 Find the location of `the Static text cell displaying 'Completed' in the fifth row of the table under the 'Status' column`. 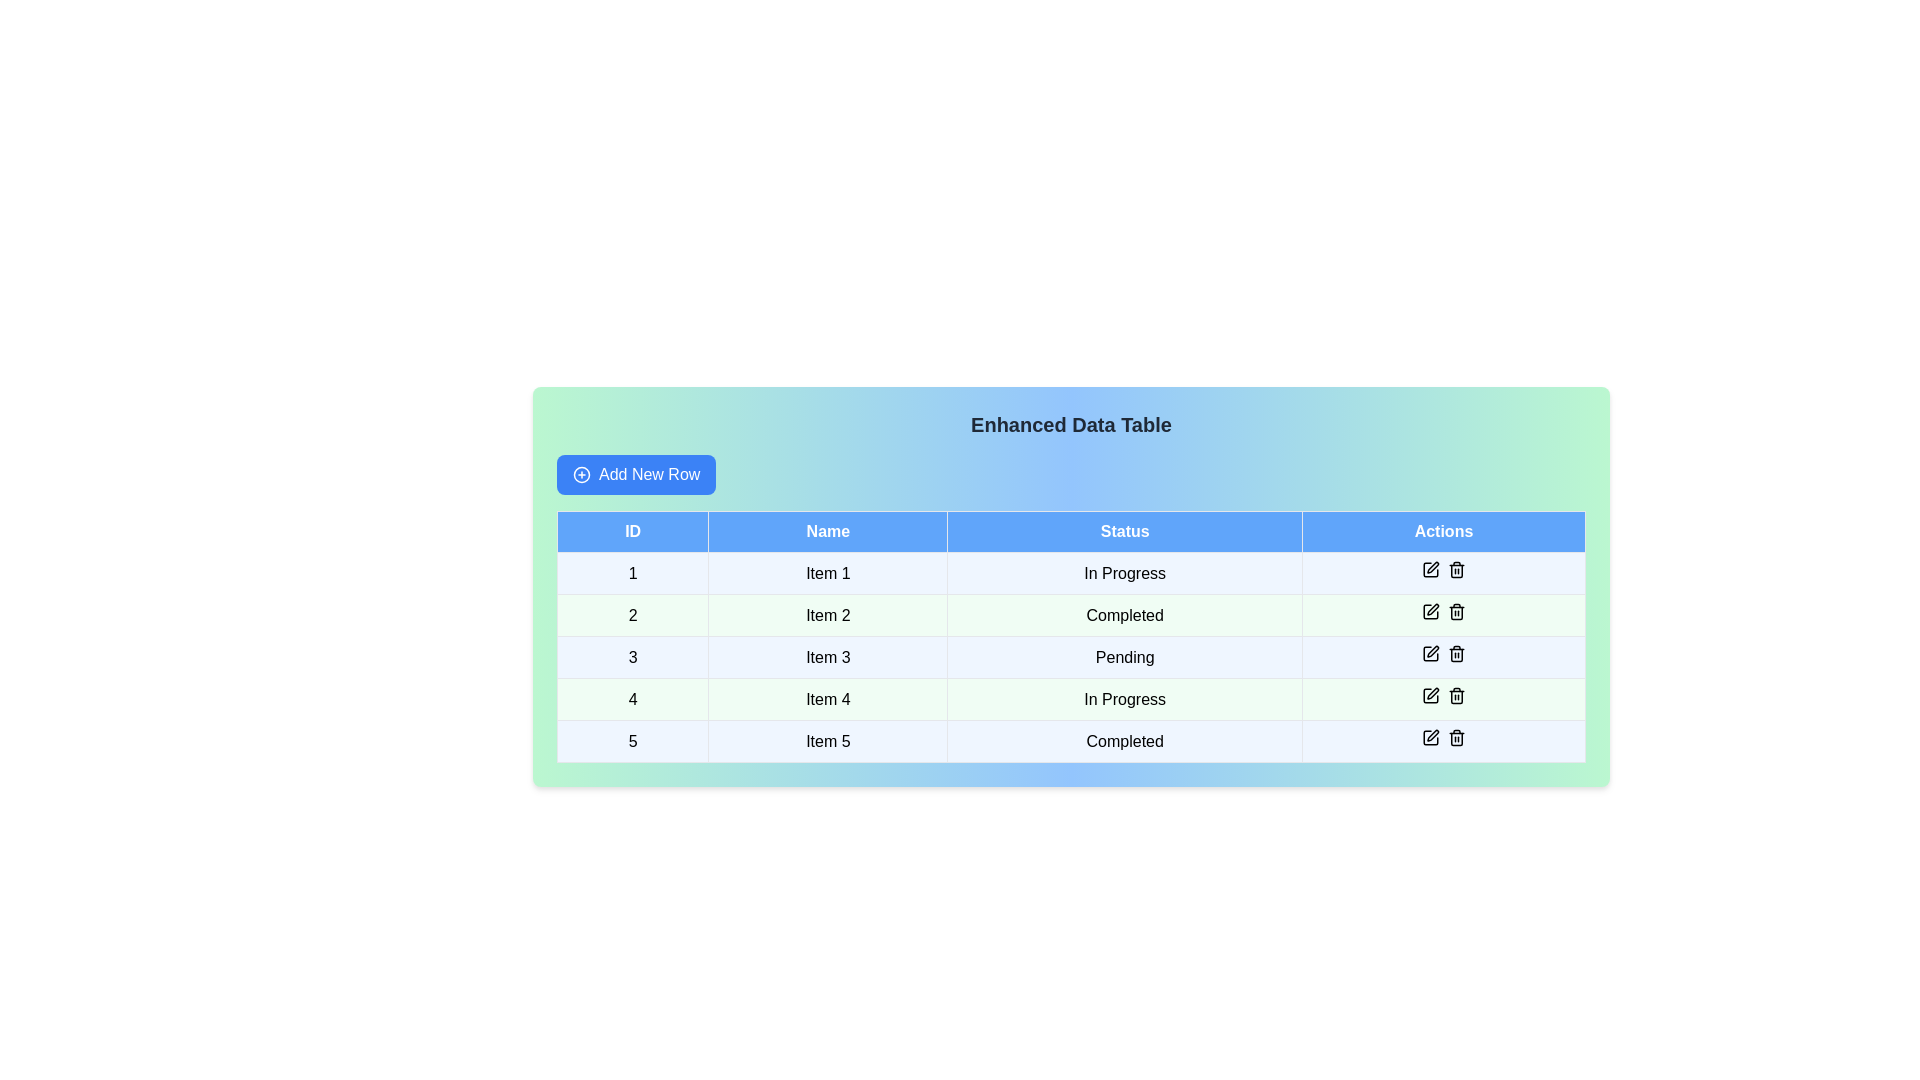

the Static text cell displaying 'Completed' in the fifth row of the table under the 'Status' column is located at coordinates (1125, 741).